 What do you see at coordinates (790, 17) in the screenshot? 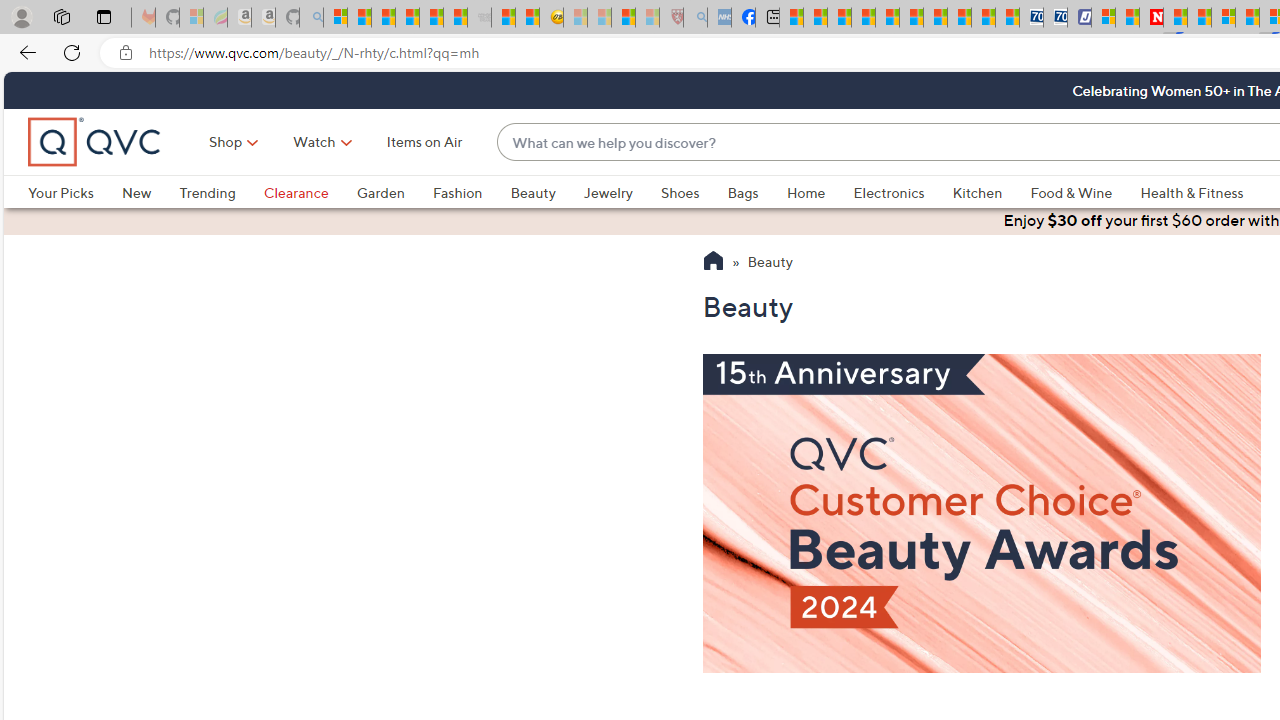
I see `'MSNBC - MSN'` at bounding box center [790, 17].